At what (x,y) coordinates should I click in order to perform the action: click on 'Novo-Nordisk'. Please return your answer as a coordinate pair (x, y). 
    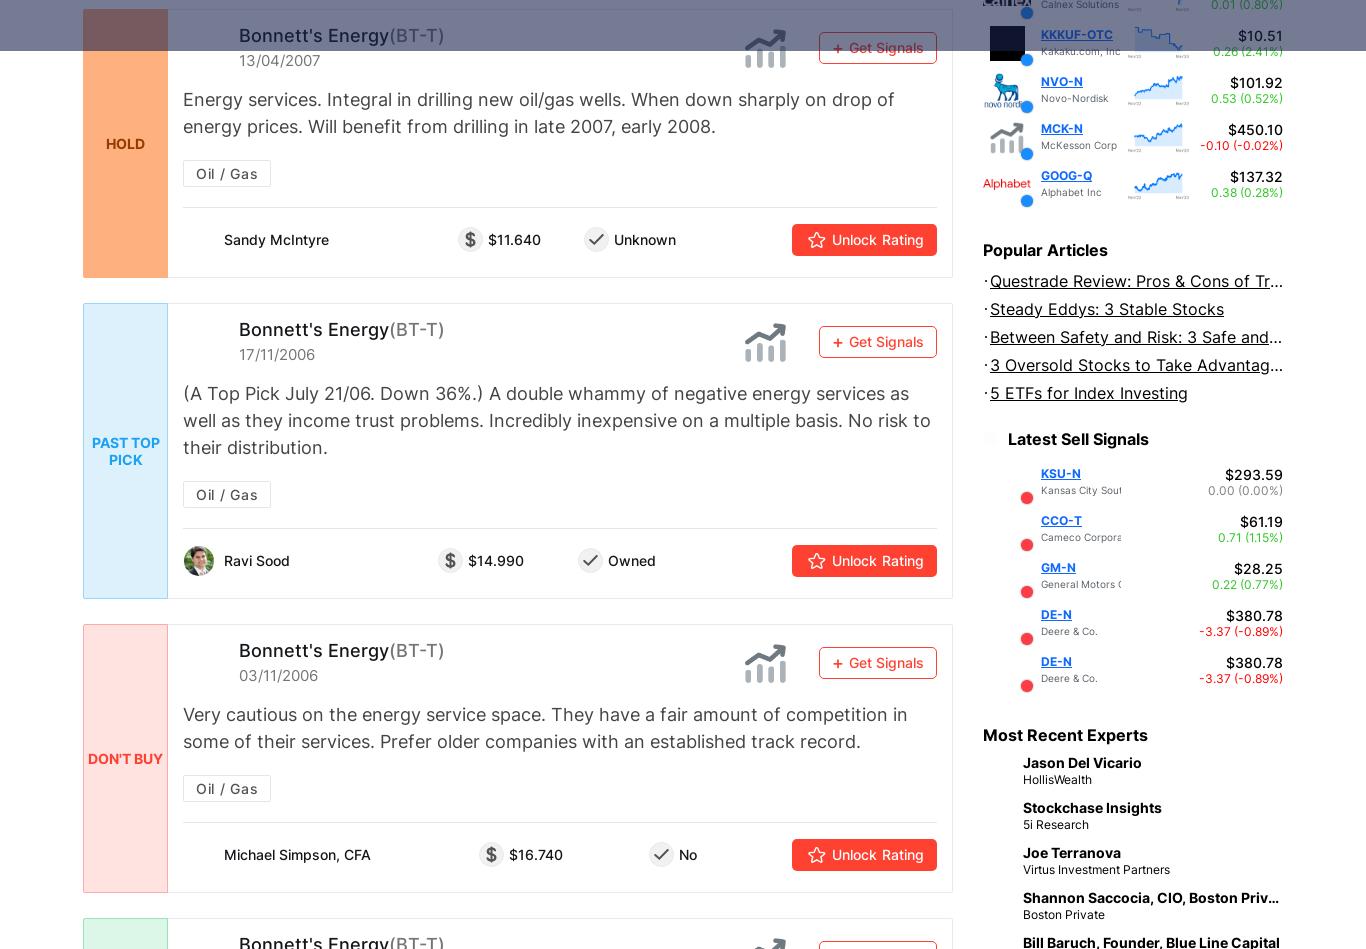
    Looking at the image, I should click on (1040, 98).